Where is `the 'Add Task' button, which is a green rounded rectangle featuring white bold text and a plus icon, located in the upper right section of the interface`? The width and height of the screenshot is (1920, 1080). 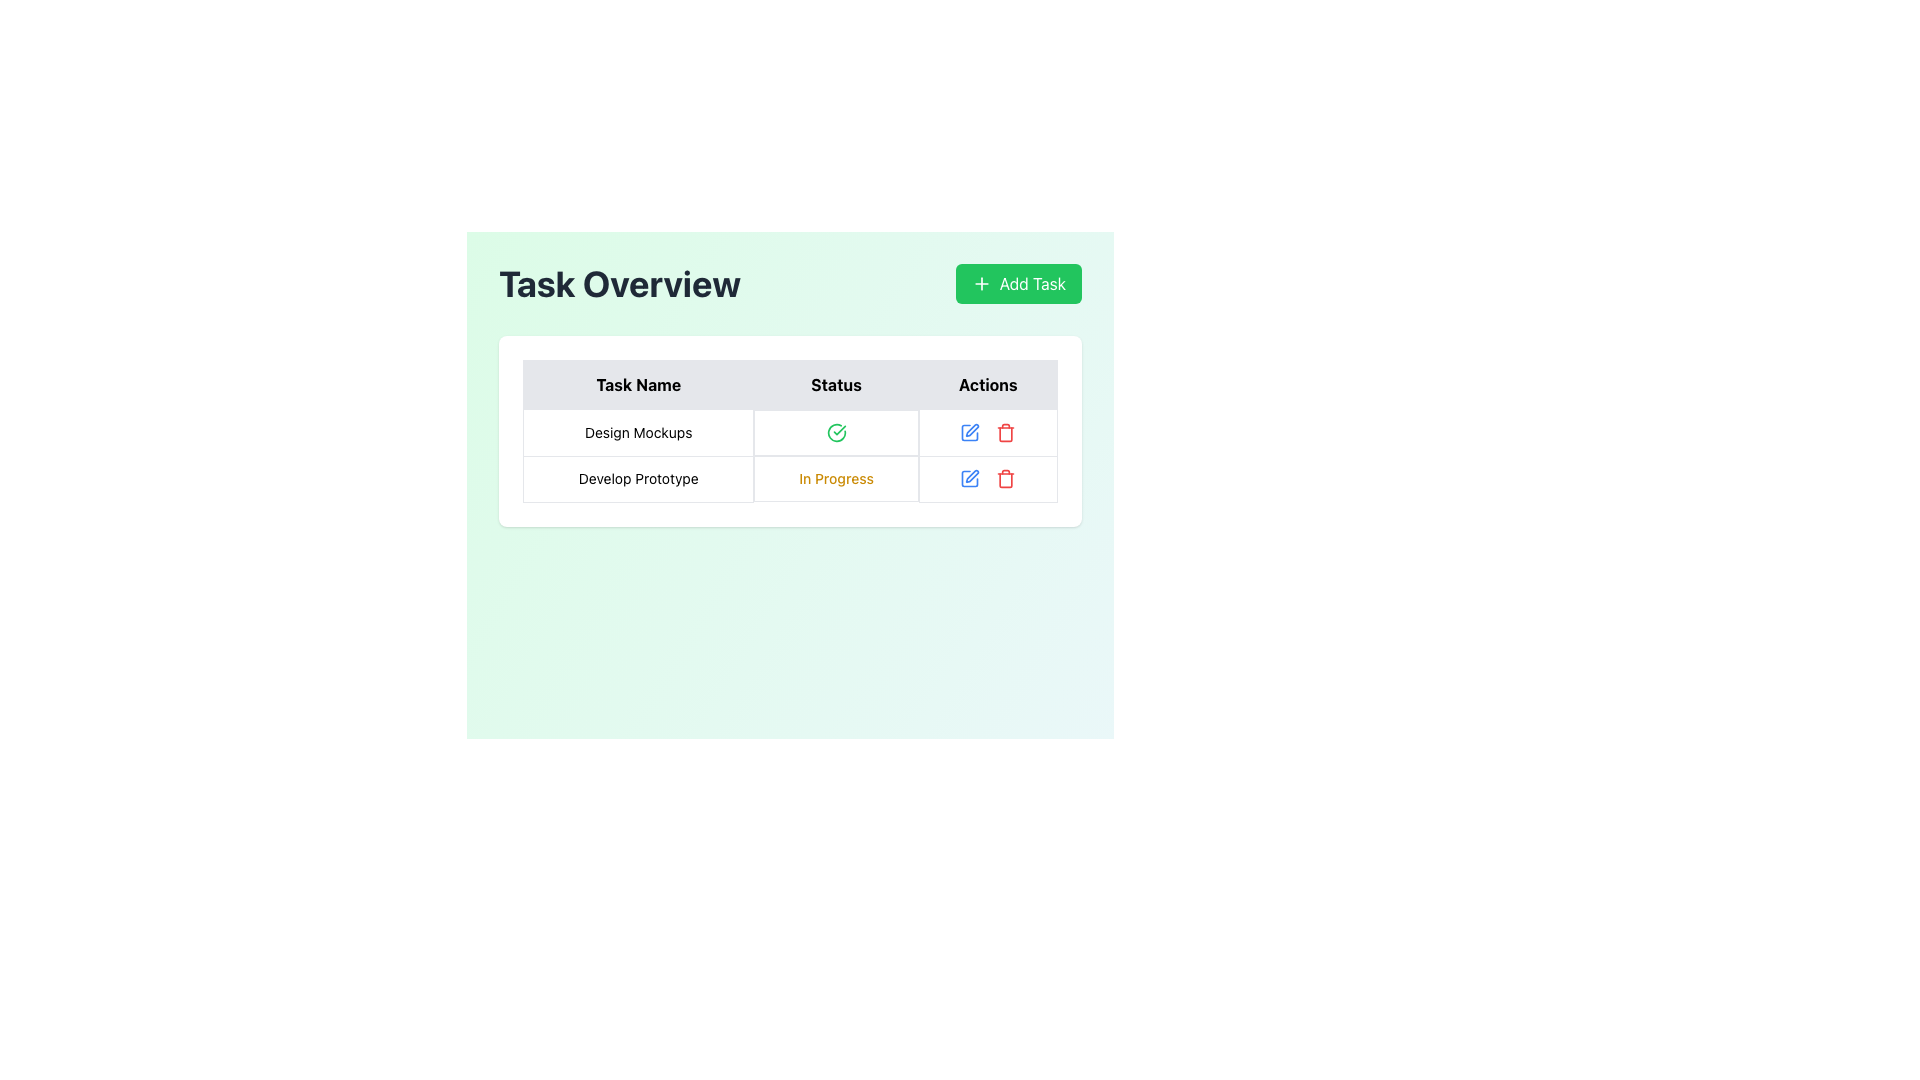
the 'Add Task' button, which is a green rounded rectangle featuring white bold text and a plus icon, located in the upper right section of the interface is located at coordinates (1032, 284).